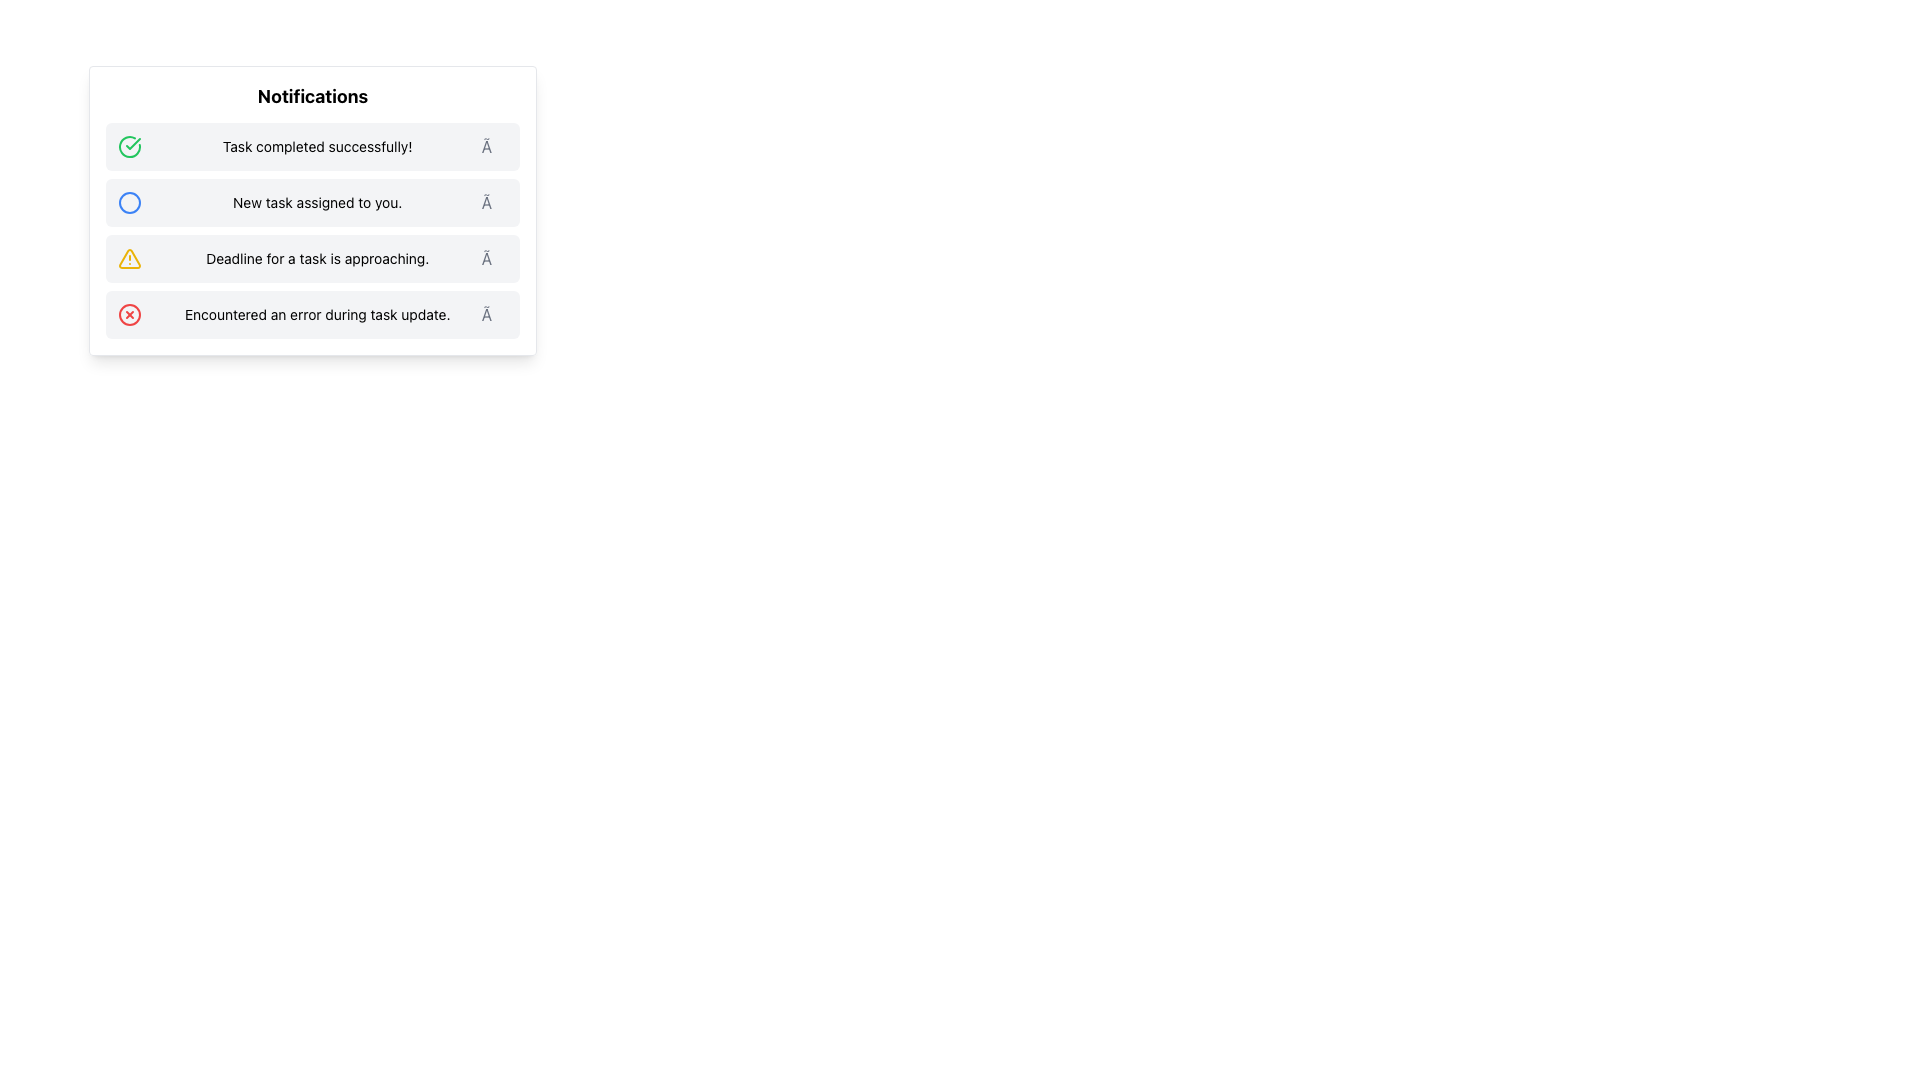 The image size is (1920, 1080). Describe the element at coordinates (128, 257) in the screenshot. I see `the warning icon located at the leftmost end of the notification indicating 'Deadline for a task is approaching'` at that location.